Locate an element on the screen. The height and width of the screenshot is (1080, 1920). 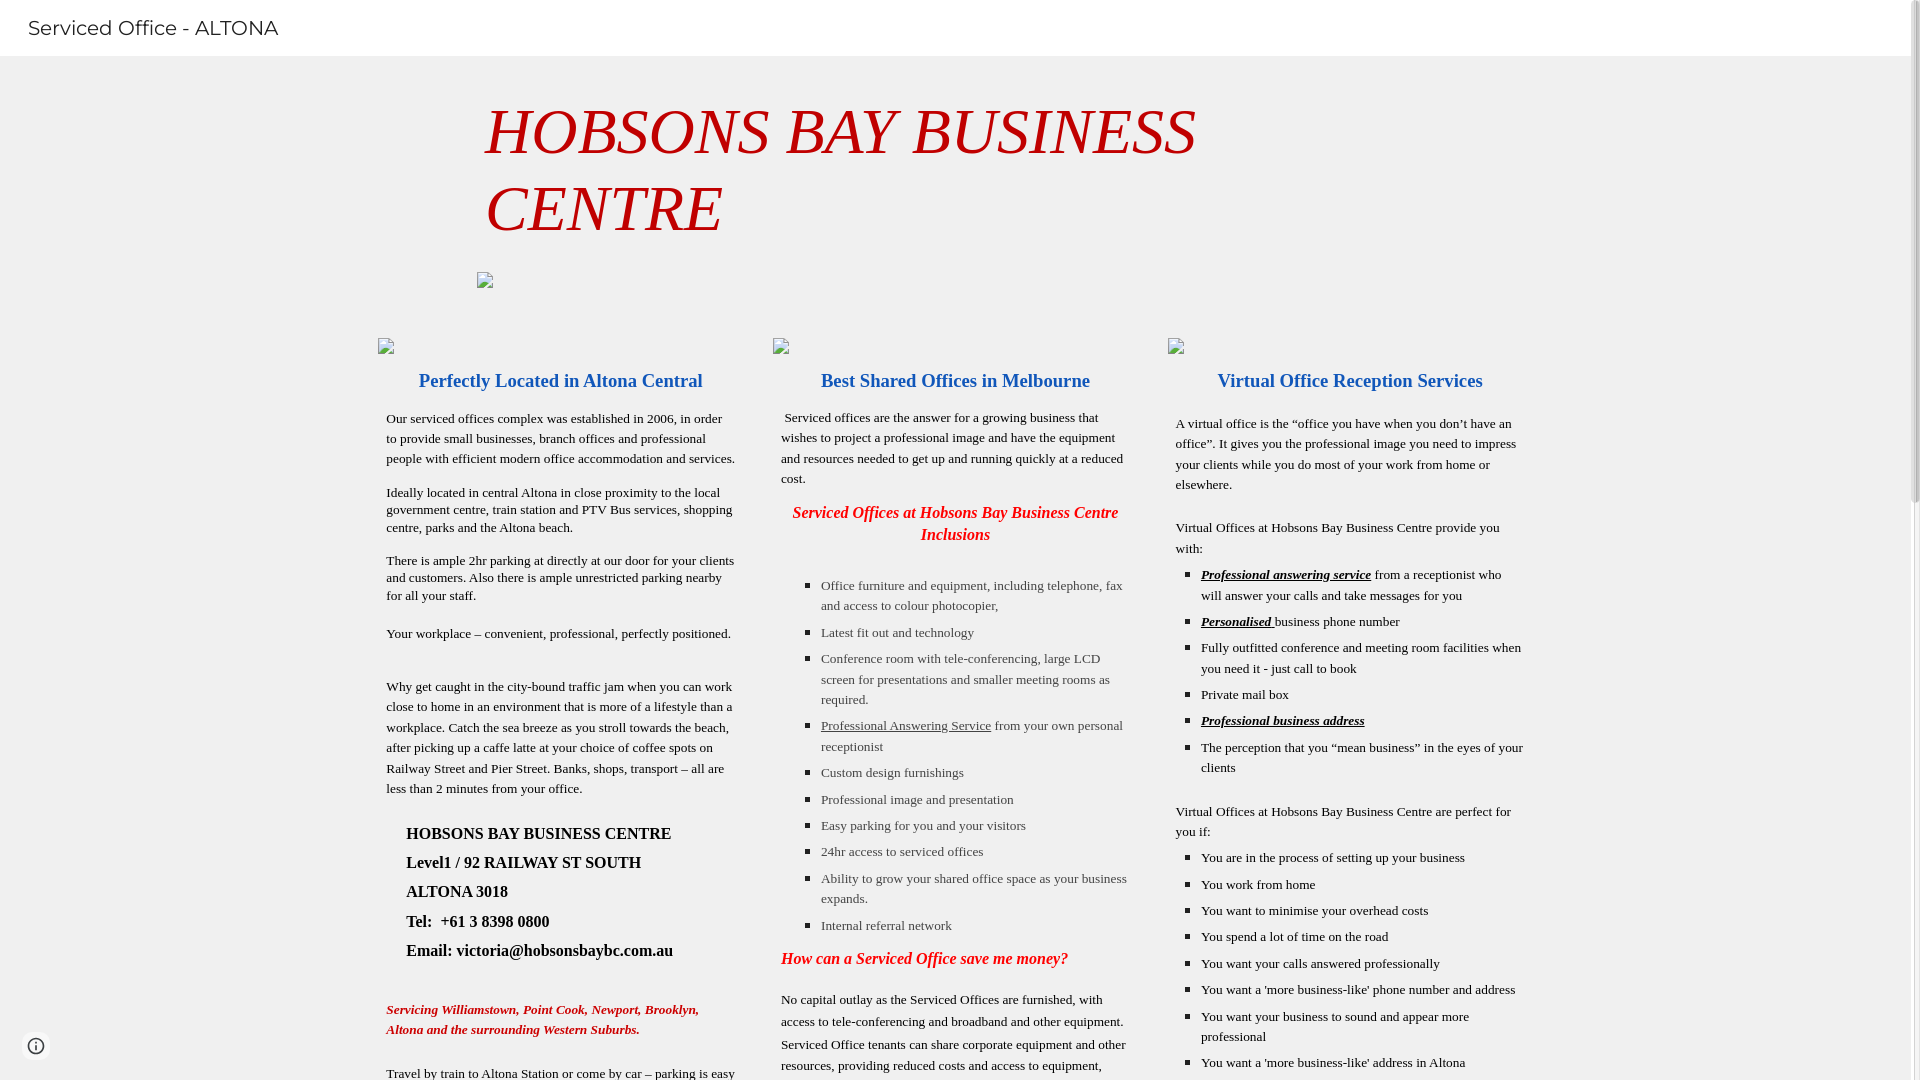
'Serviced Office - ALTONA' is located at coordinates (152, 26).